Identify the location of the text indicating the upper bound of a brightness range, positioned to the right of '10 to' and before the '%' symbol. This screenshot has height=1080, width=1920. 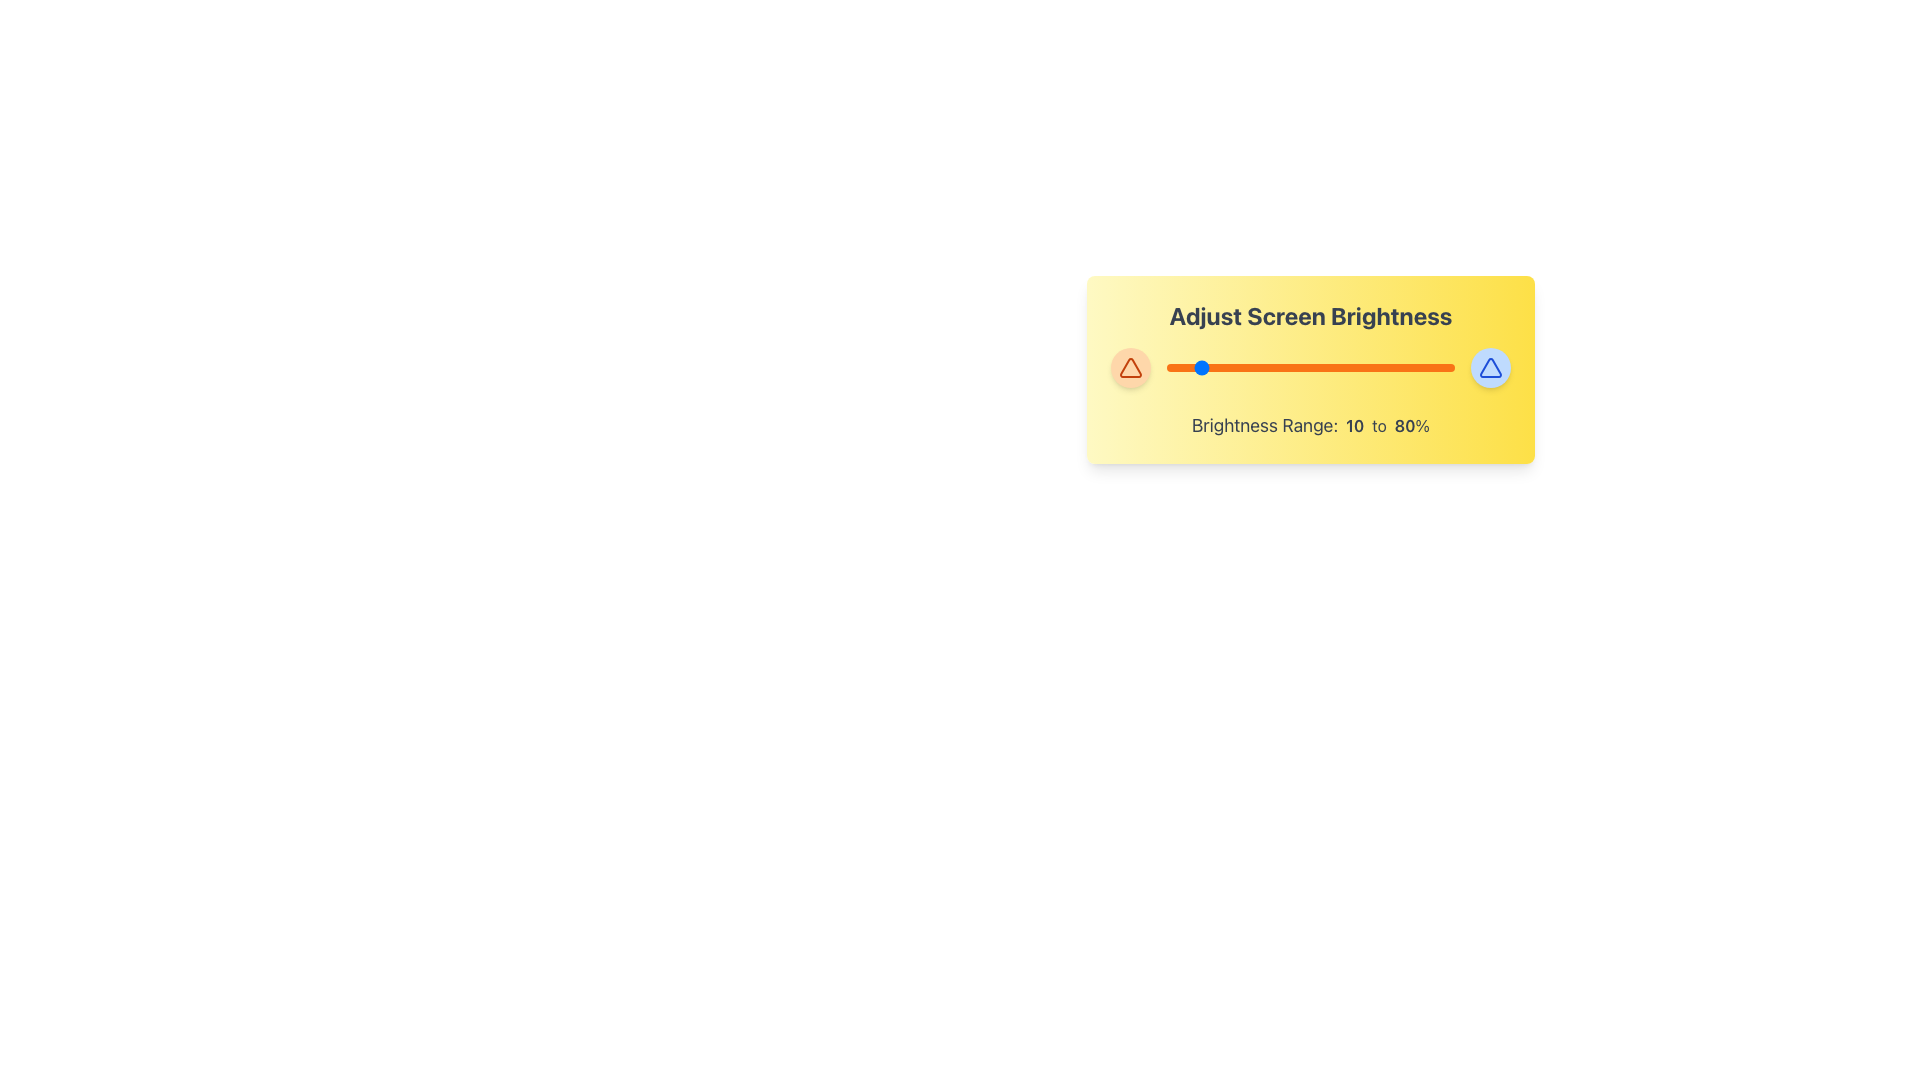
(1404, 424).